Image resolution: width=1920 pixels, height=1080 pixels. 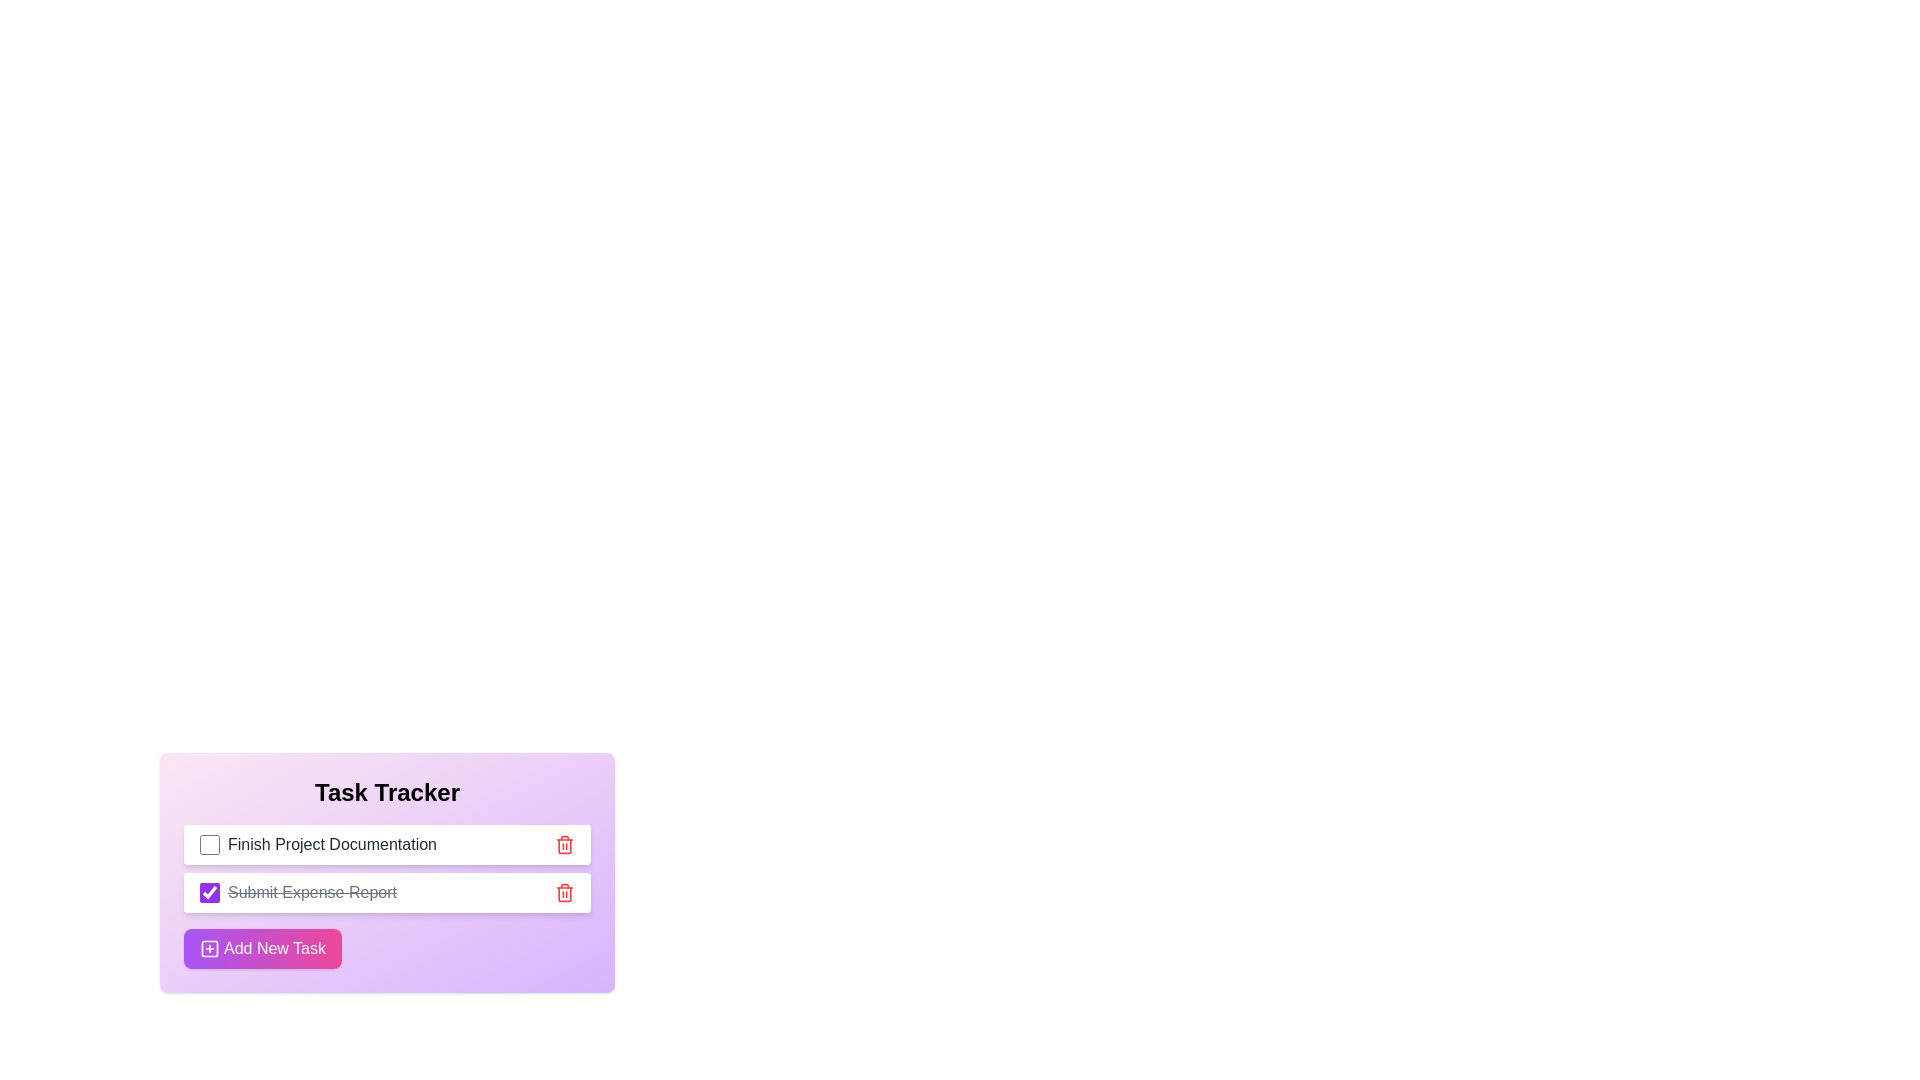 What do you see at coordinates (297, 892) in the screenshot?
I see `the details of the completed task displayed by the text label located in the task-tracking application, positioned between 'Finish Project Documentation' and the red delete button` at bounding box center [297, 892].